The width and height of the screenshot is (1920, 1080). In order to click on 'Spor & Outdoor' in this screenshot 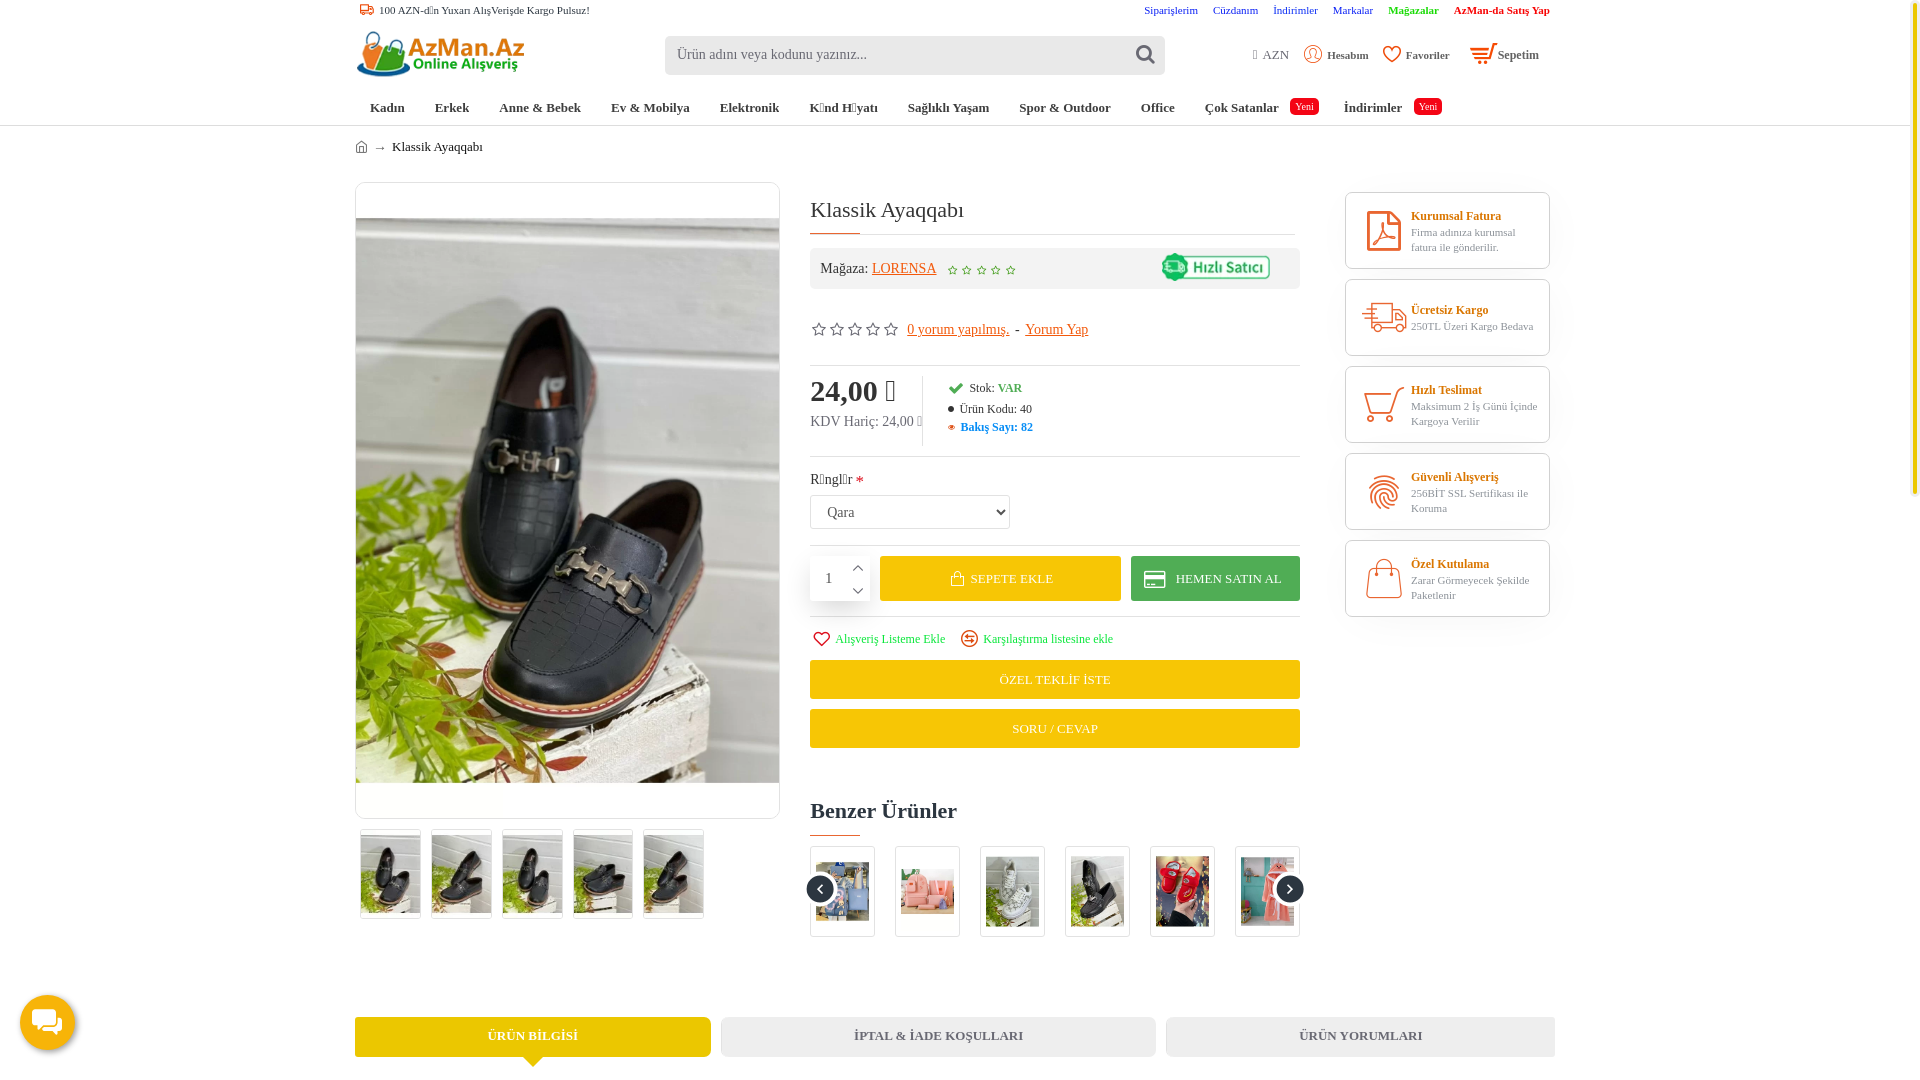, I will do `click(1064, 107)`.